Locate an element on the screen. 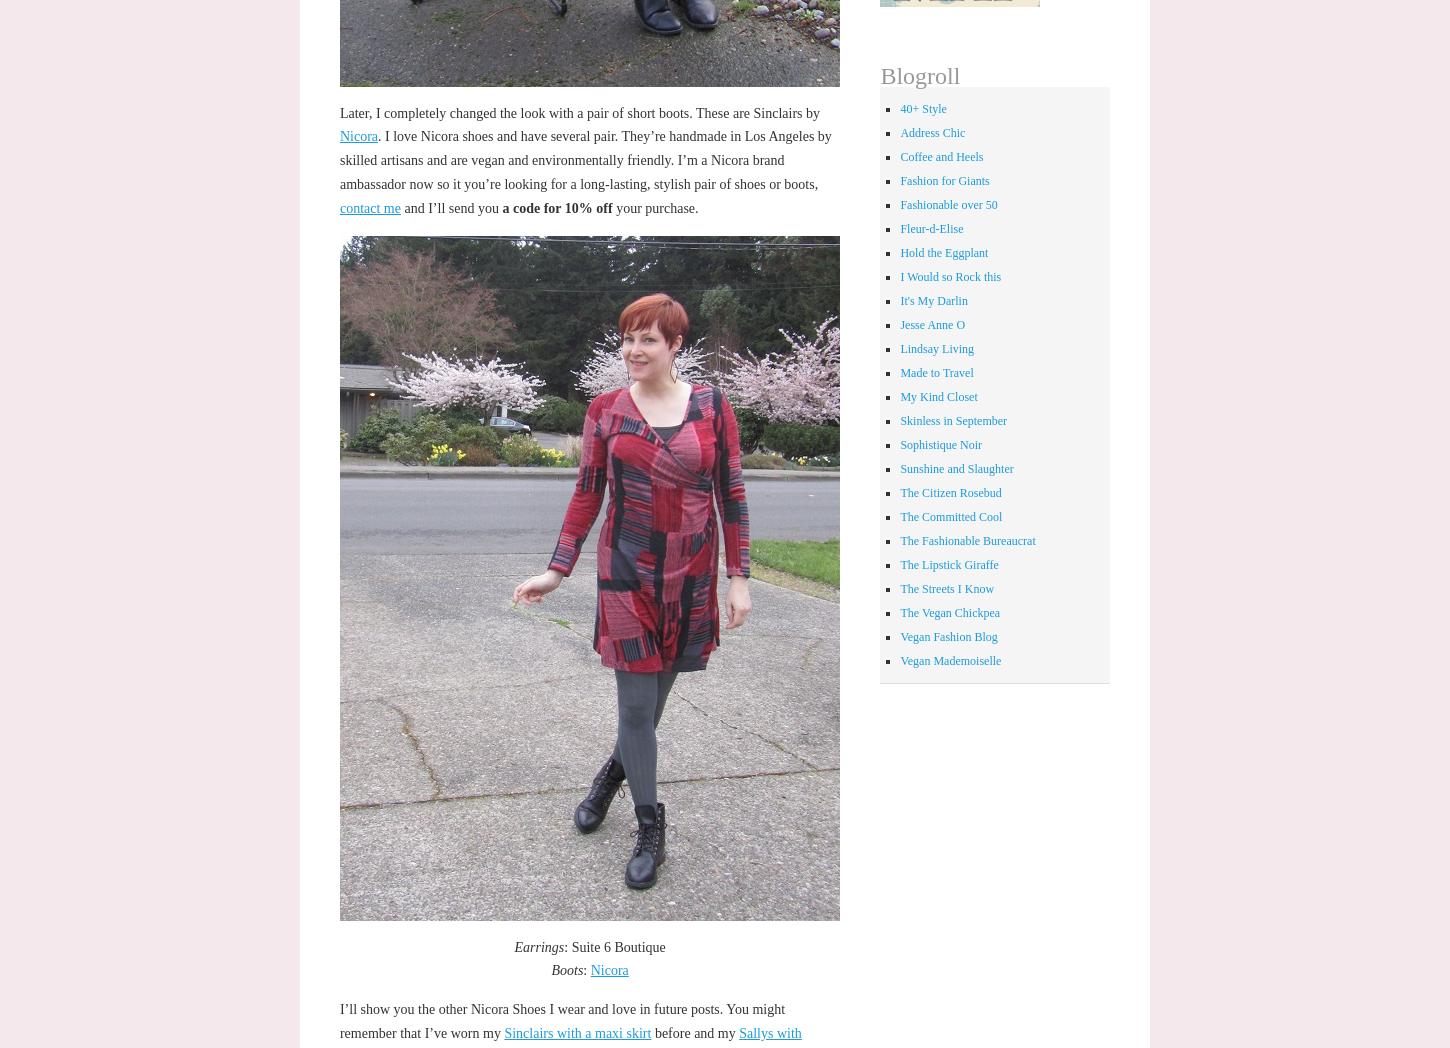 The image size is (1450, 1048). 'The Lipstick Giraffe' is located at coordinates (948, 563).